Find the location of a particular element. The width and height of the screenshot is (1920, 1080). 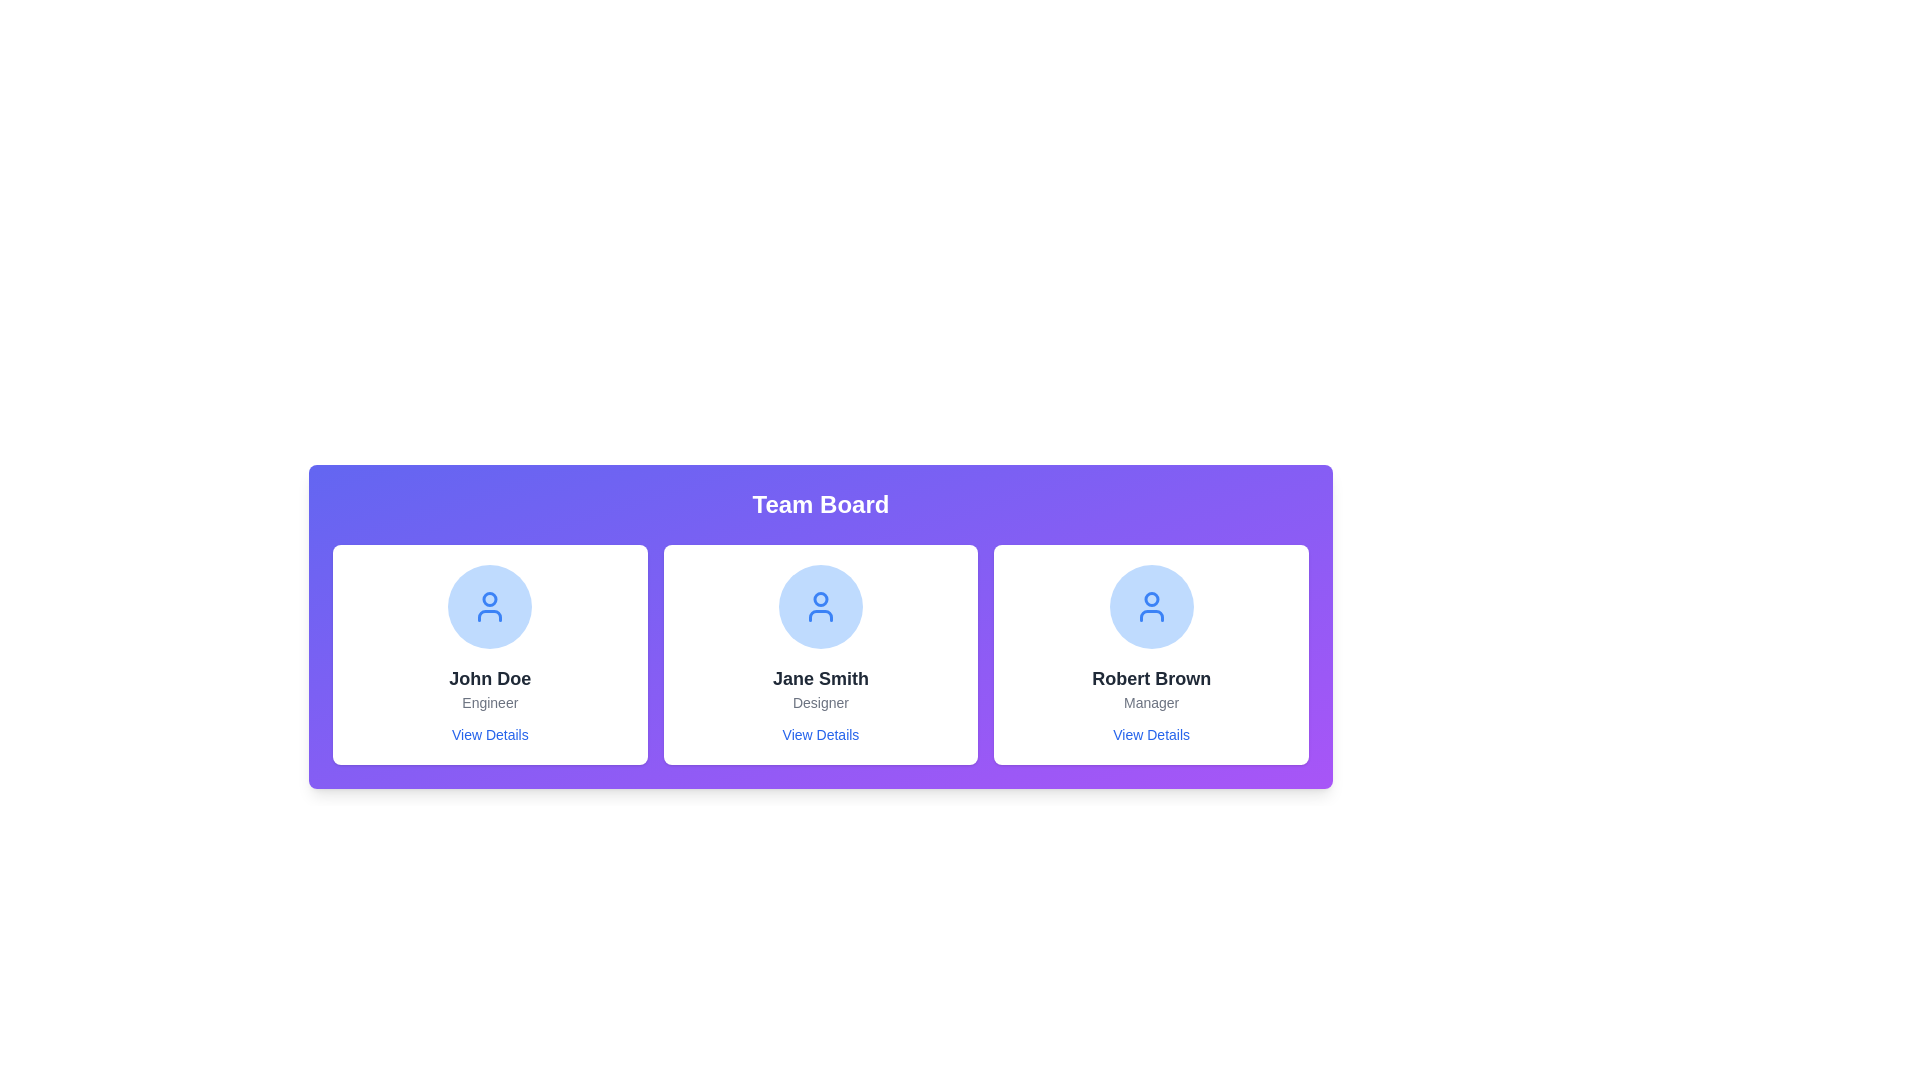

the 'View Details' hyperlink styled with blue font and underlined text, located at the bottom of Robert Brown's card is located at coordinates (1151, 735).